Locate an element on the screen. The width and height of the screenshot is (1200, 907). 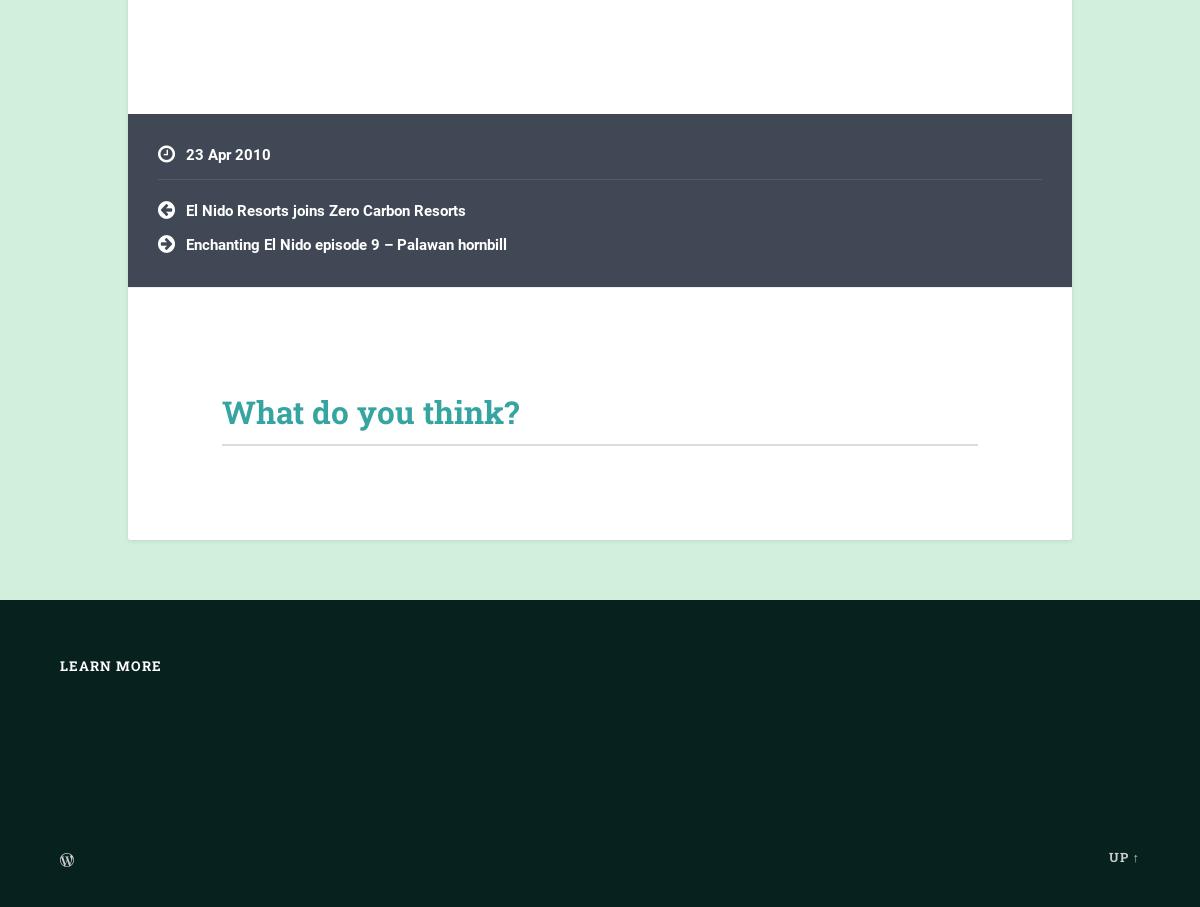
'El Nido' is located at coordinates (185, 240).